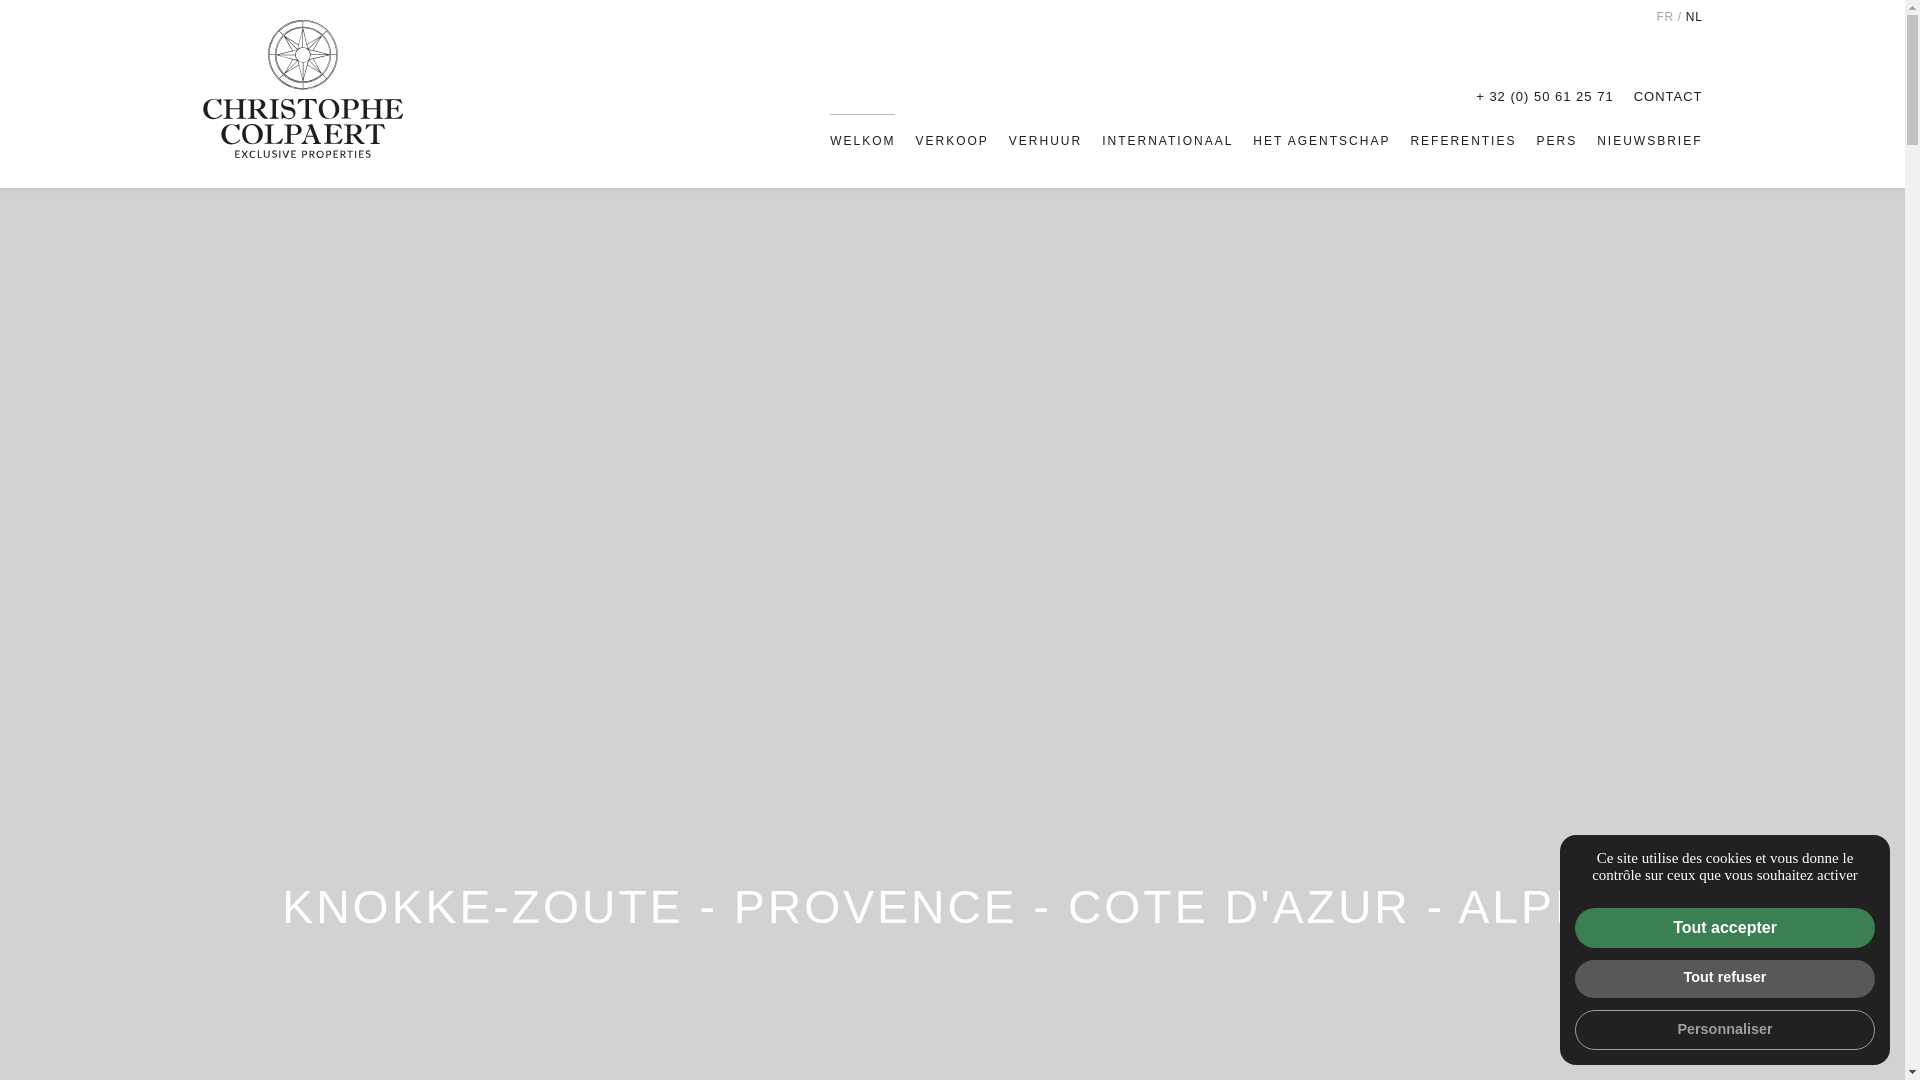 The height and width of the screenshot is (1080, 1920). I want to click on 'Tout accepter', so click(1723, 928).